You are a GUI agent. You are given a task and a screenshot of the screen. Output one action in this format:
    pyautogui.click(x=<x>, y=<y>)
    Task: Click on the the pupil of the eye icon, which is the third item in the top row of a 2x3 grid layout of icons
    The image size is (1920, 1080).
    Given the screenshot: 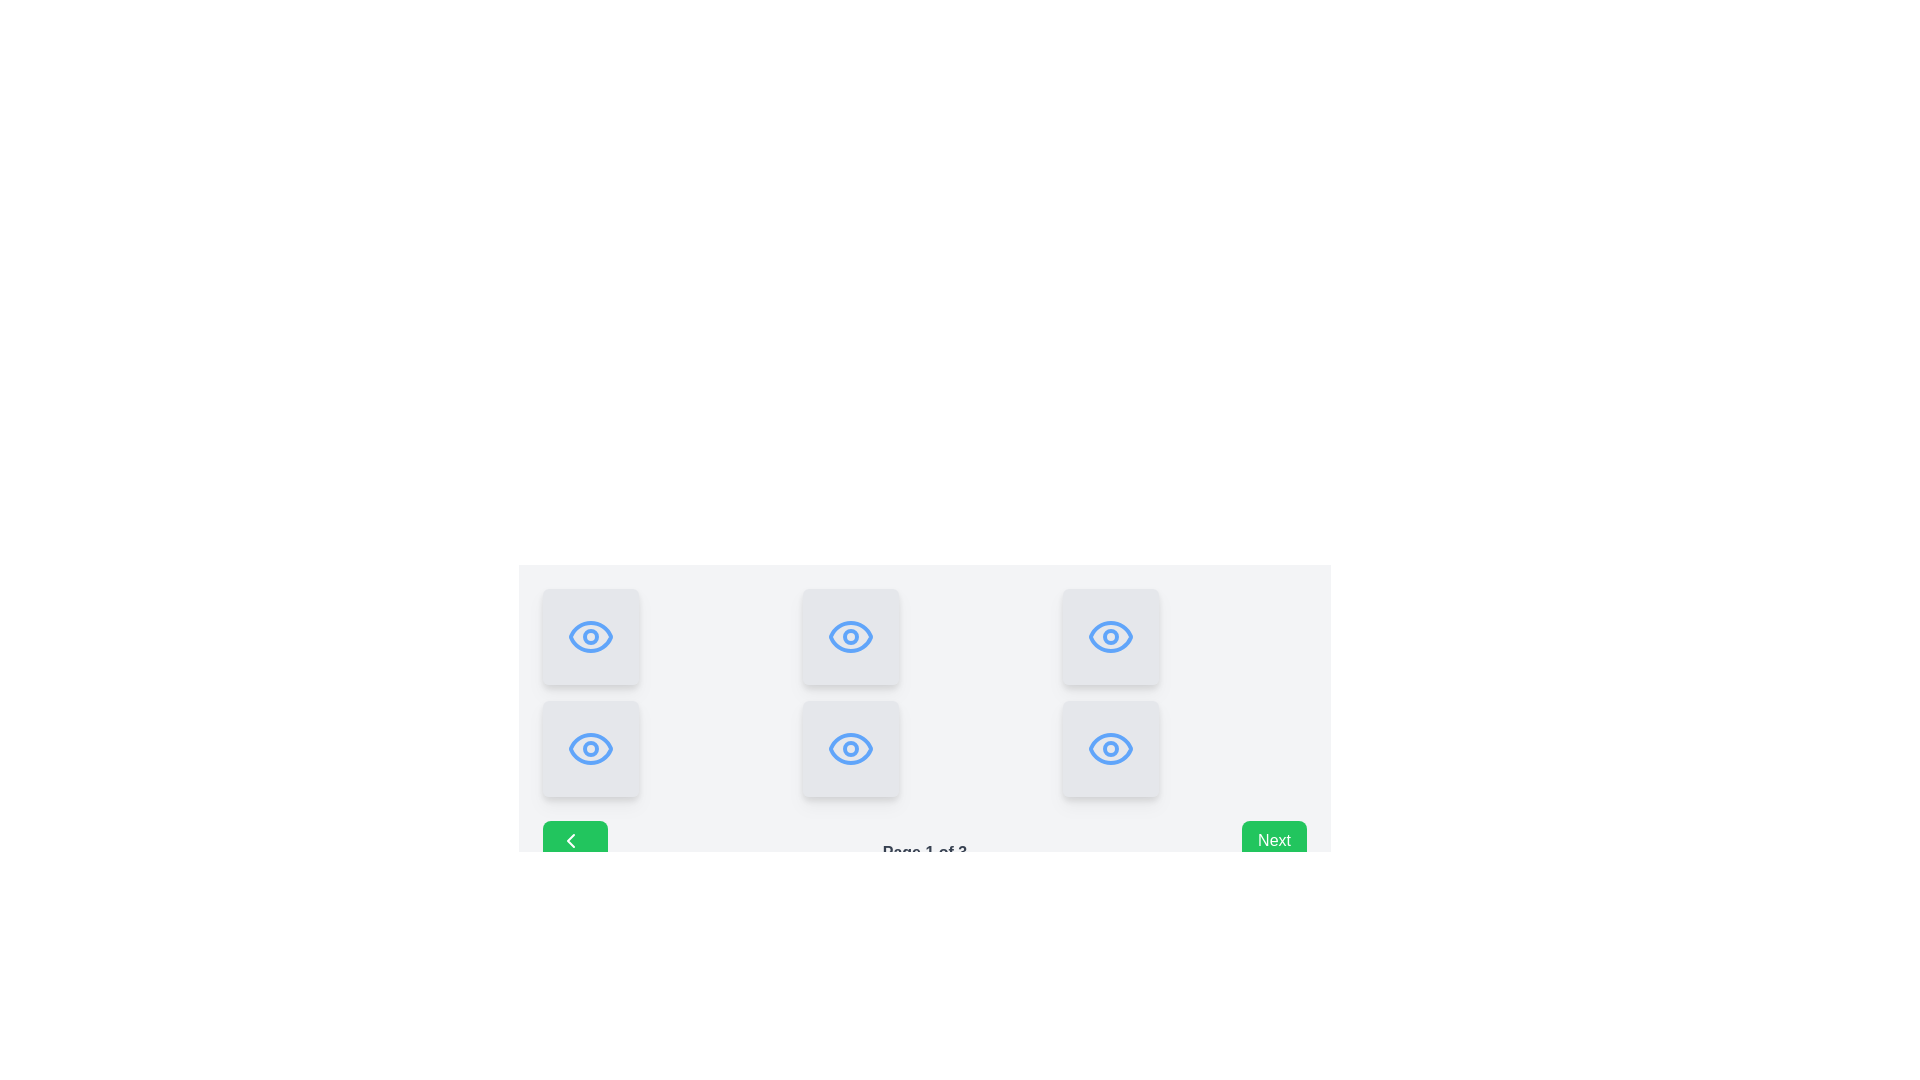 What is the action you would take?
    pyautogui.click(x=1109, y=636)
    